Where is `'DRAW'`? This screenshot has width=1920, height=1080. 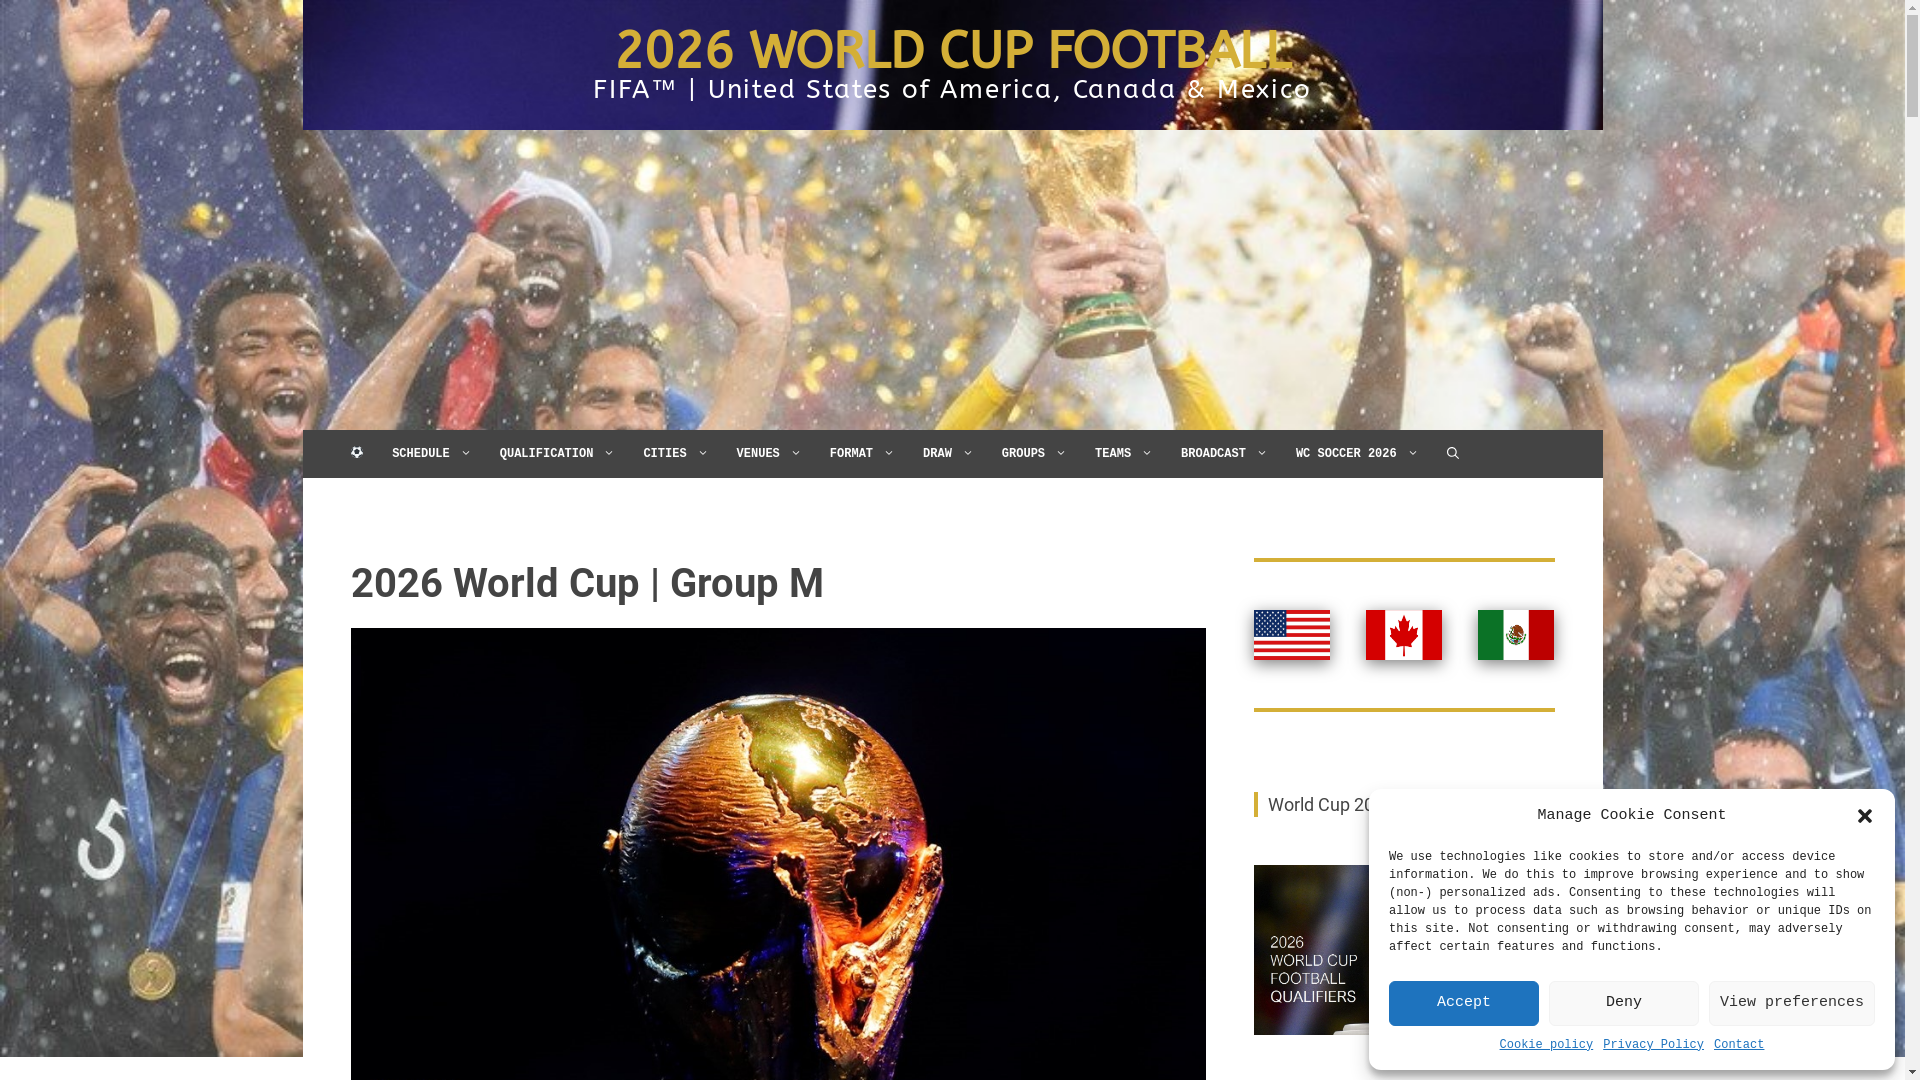 'DRAW' is located at coordinates (947, 454).